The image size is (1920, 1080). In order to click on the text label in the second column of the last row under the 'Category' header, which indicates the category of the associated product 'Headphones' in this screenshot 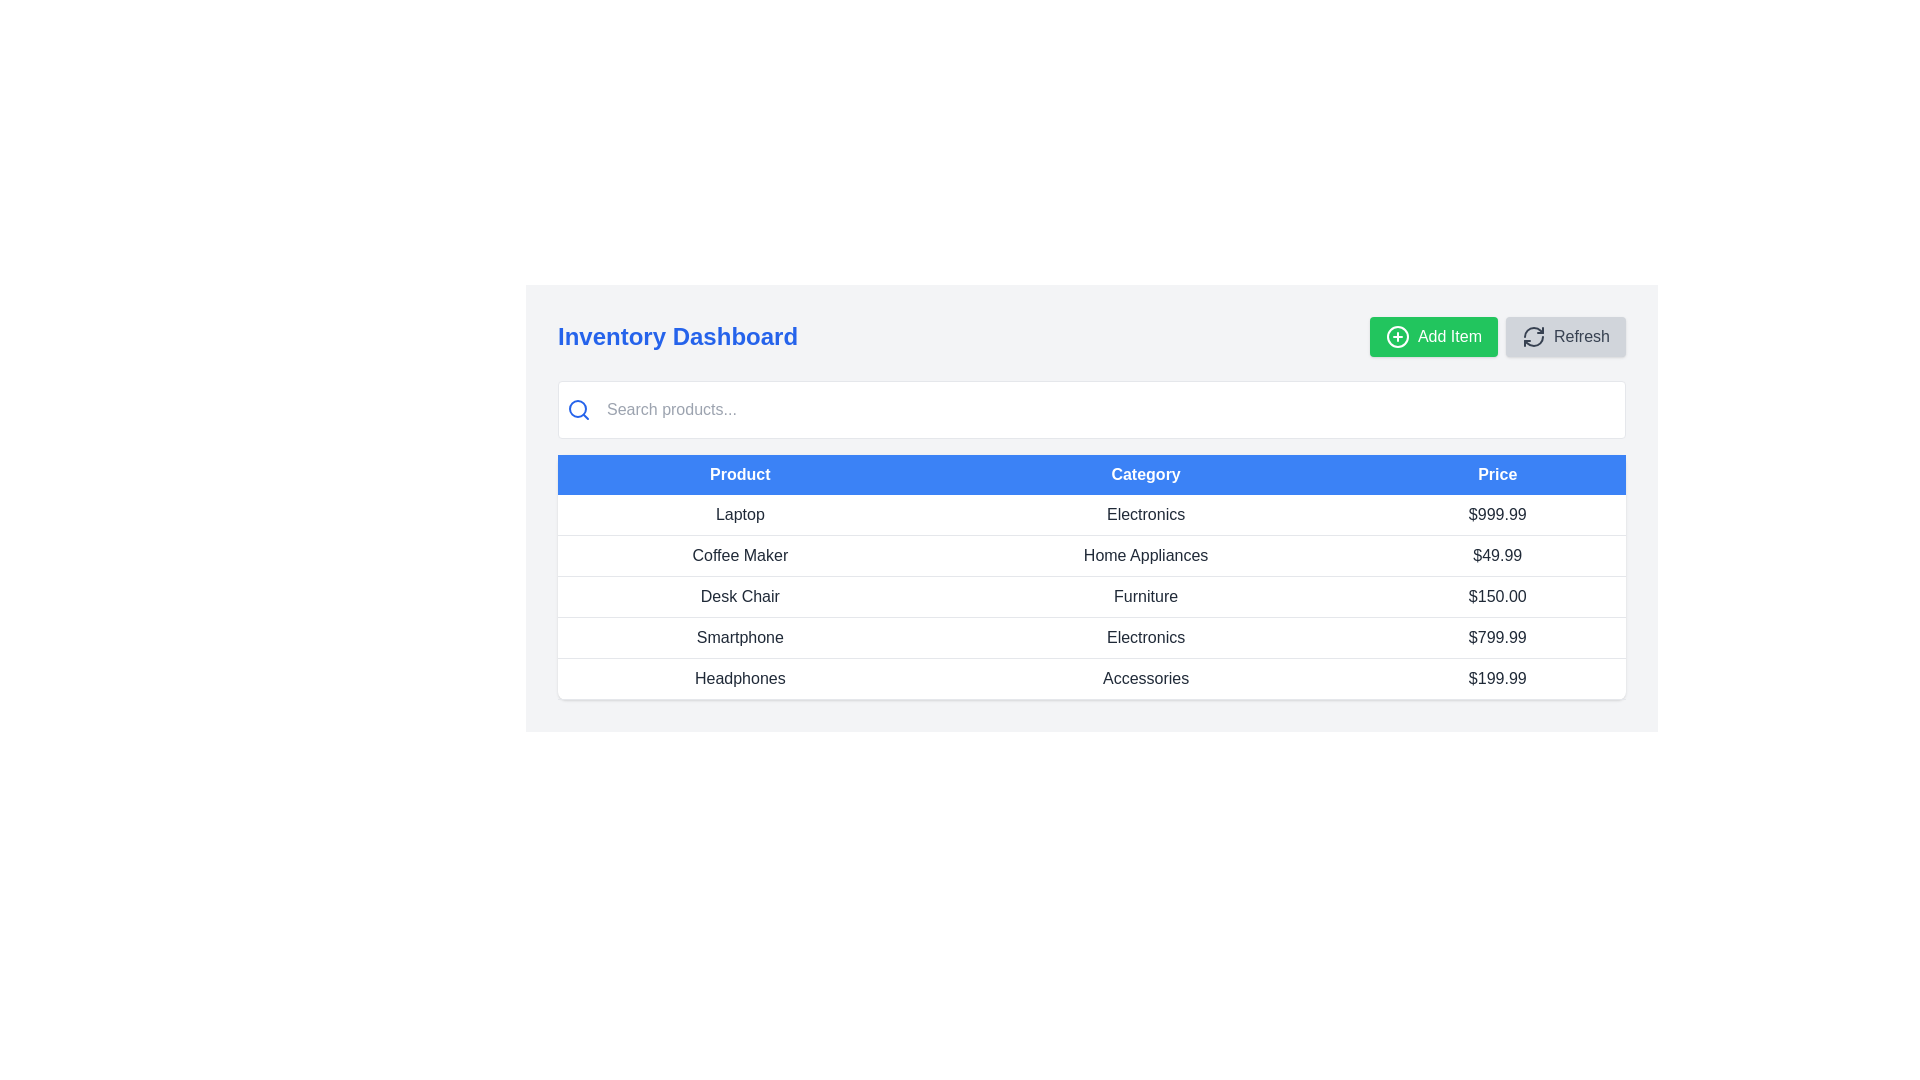, I will do `click(1146, 677)`.